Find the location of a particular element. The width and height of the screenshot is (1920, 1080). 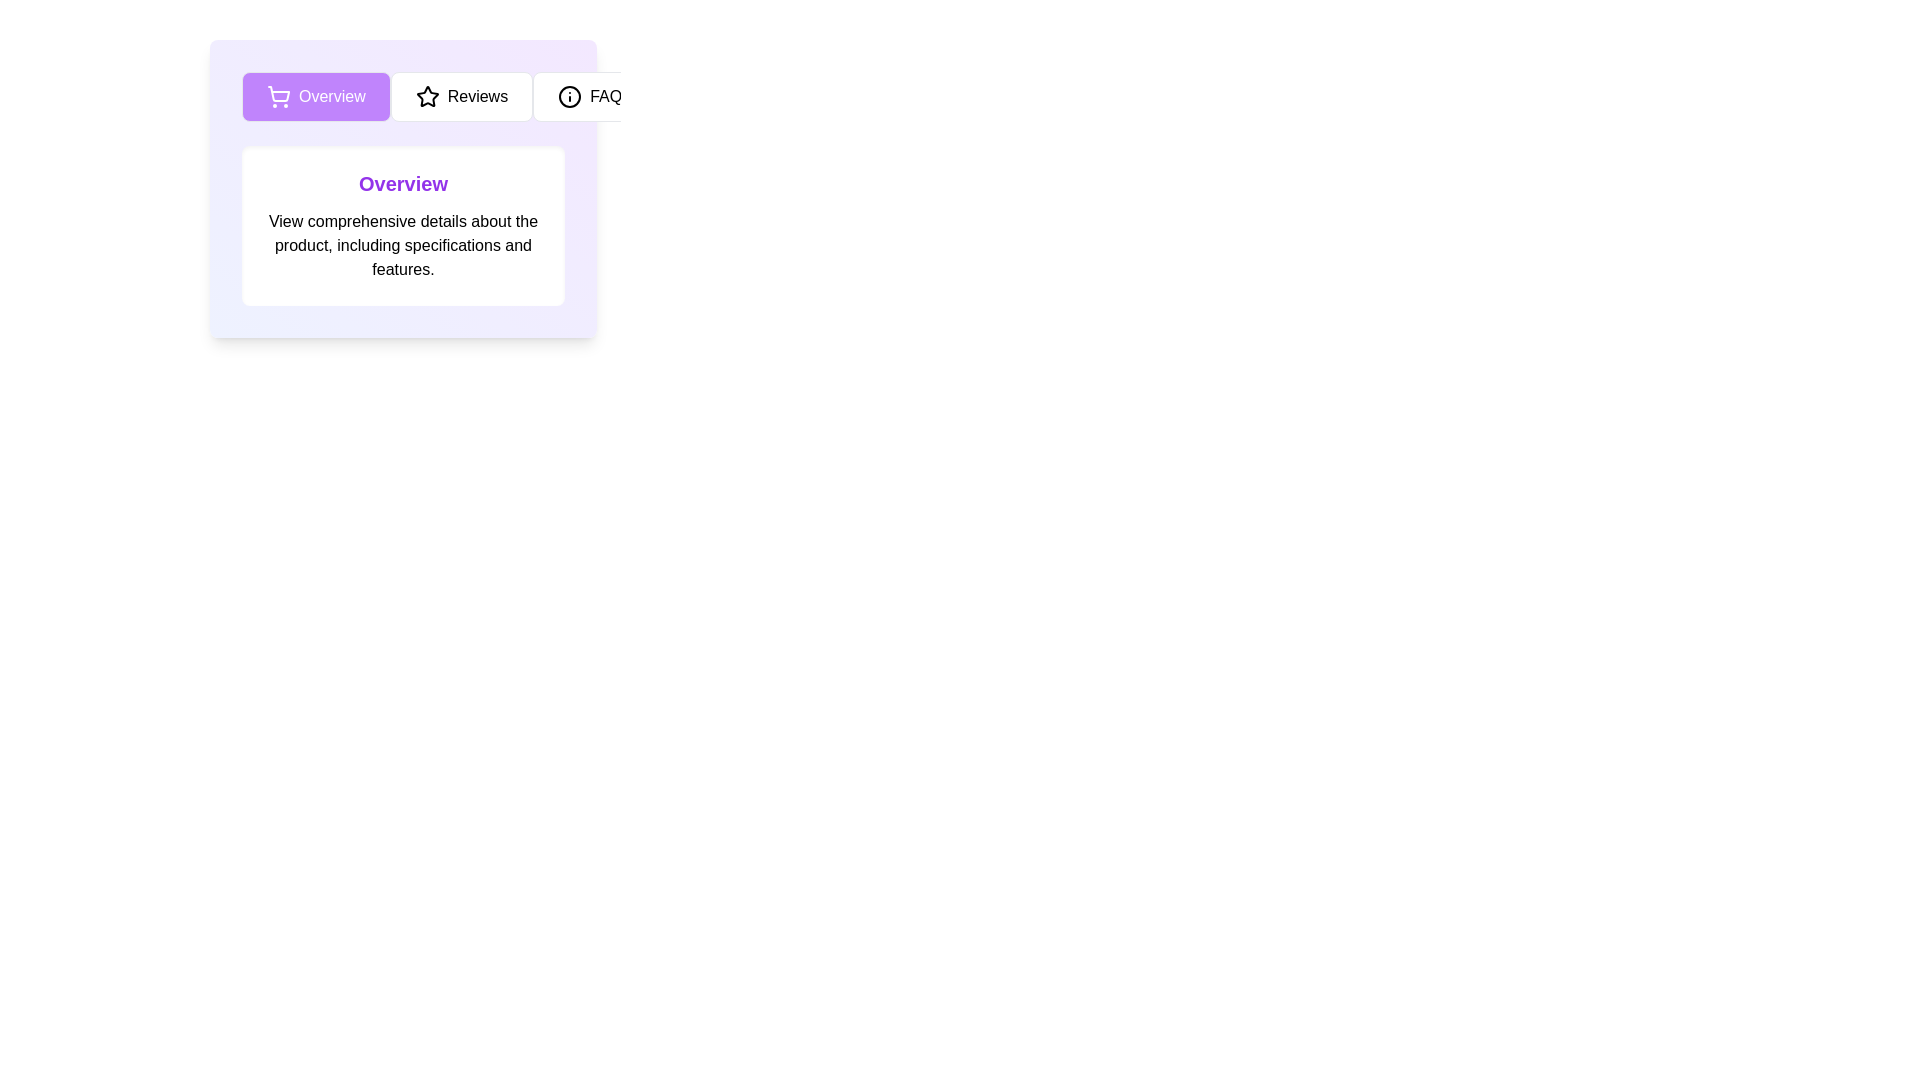

the Reviews tab to view its content is located at coordinates (459, 96).